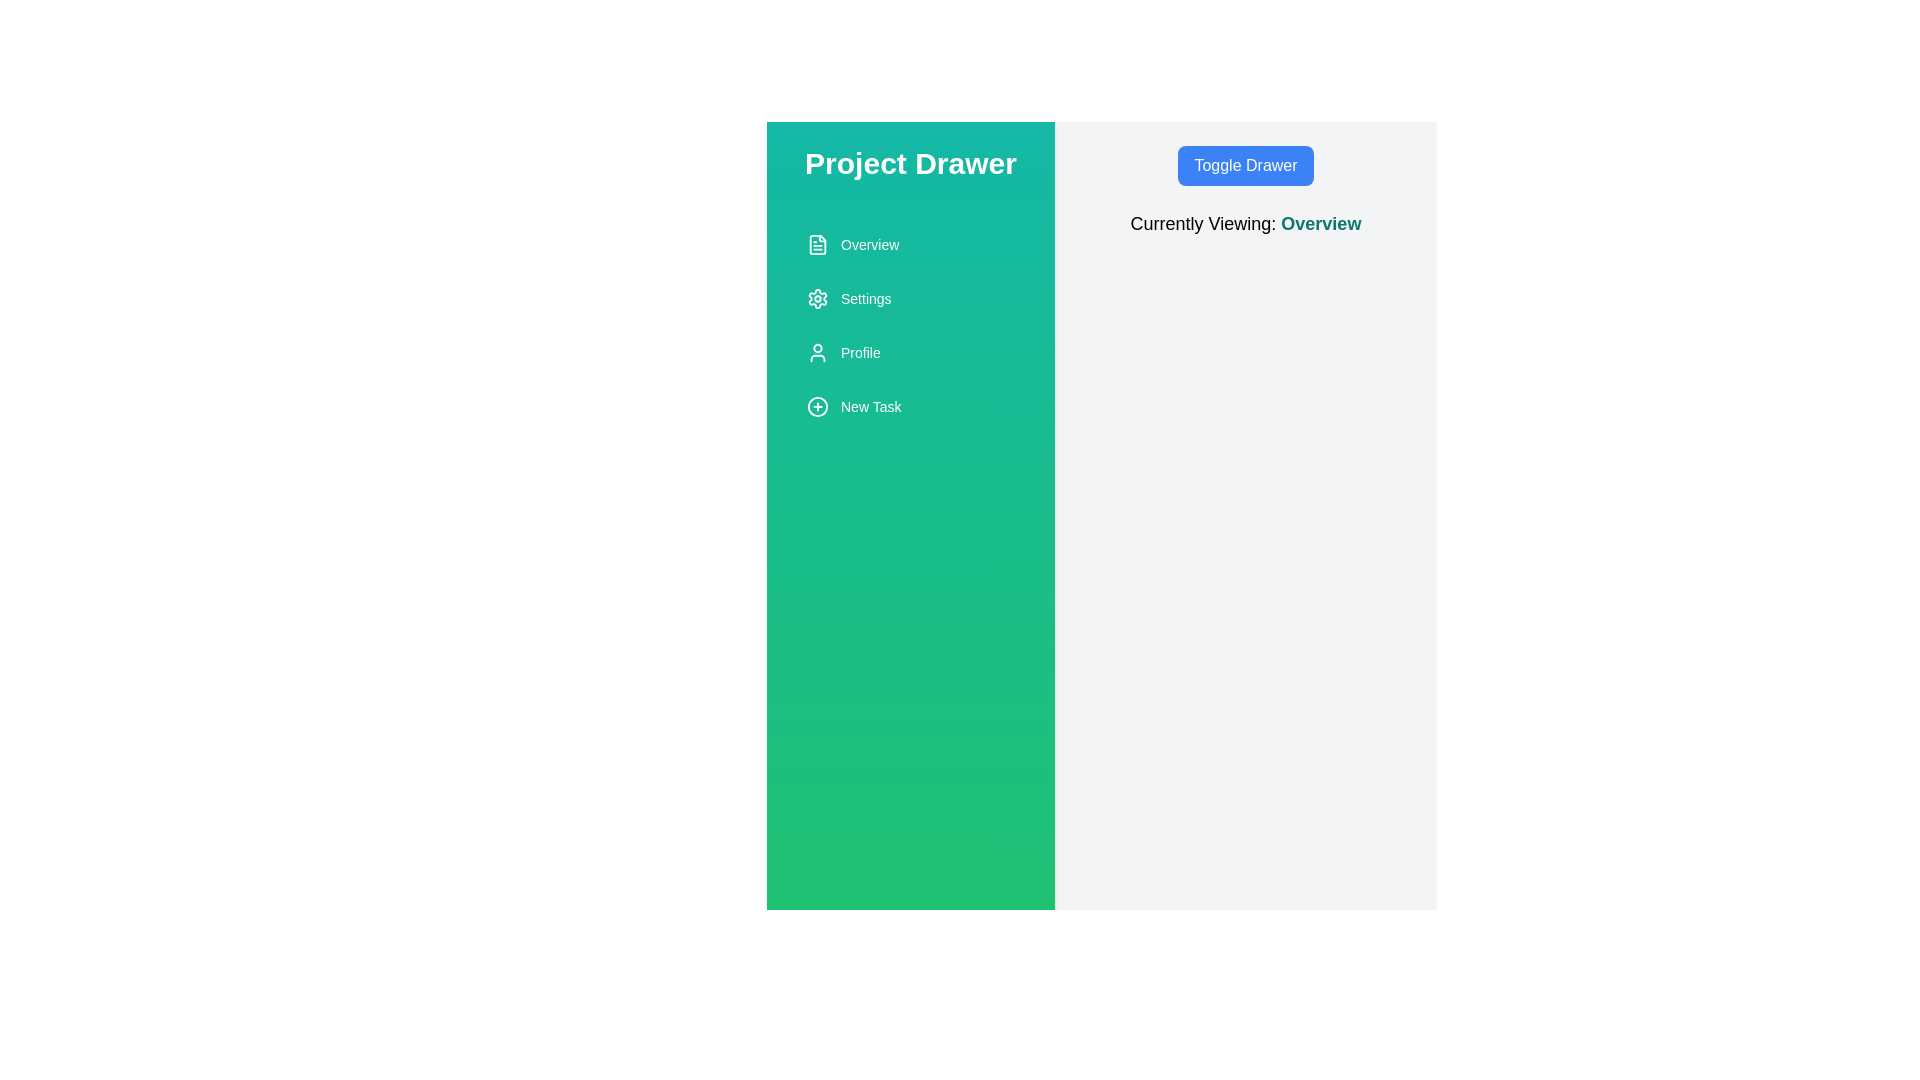 The height and width of the screenshot is (1080, 1920). Describe the element at coordinates (910, 352) in the screenshot. I see `the menu item labeled Profile to switch to the corresponding section` at that location.